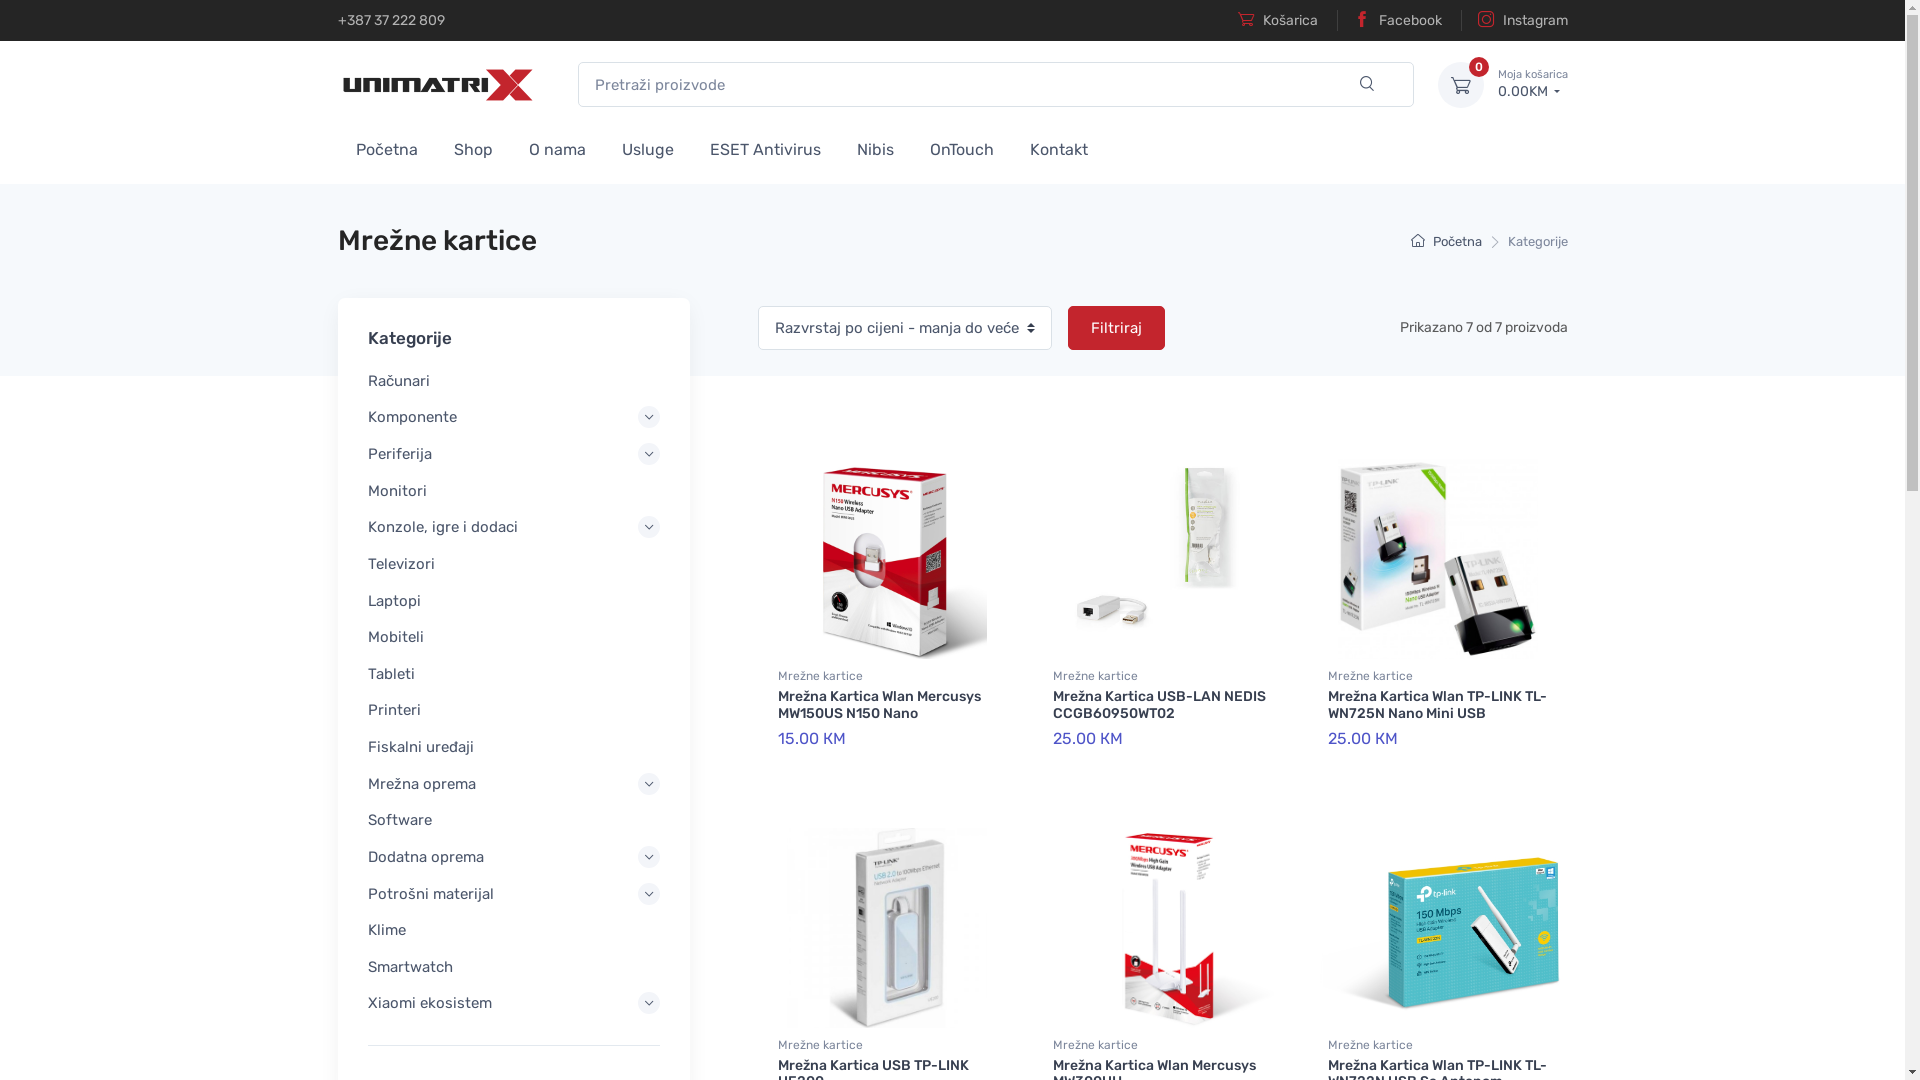 This screenshot has height=1080, width=1920. I want to click on '+387 37 222 809', so click(391, 20).